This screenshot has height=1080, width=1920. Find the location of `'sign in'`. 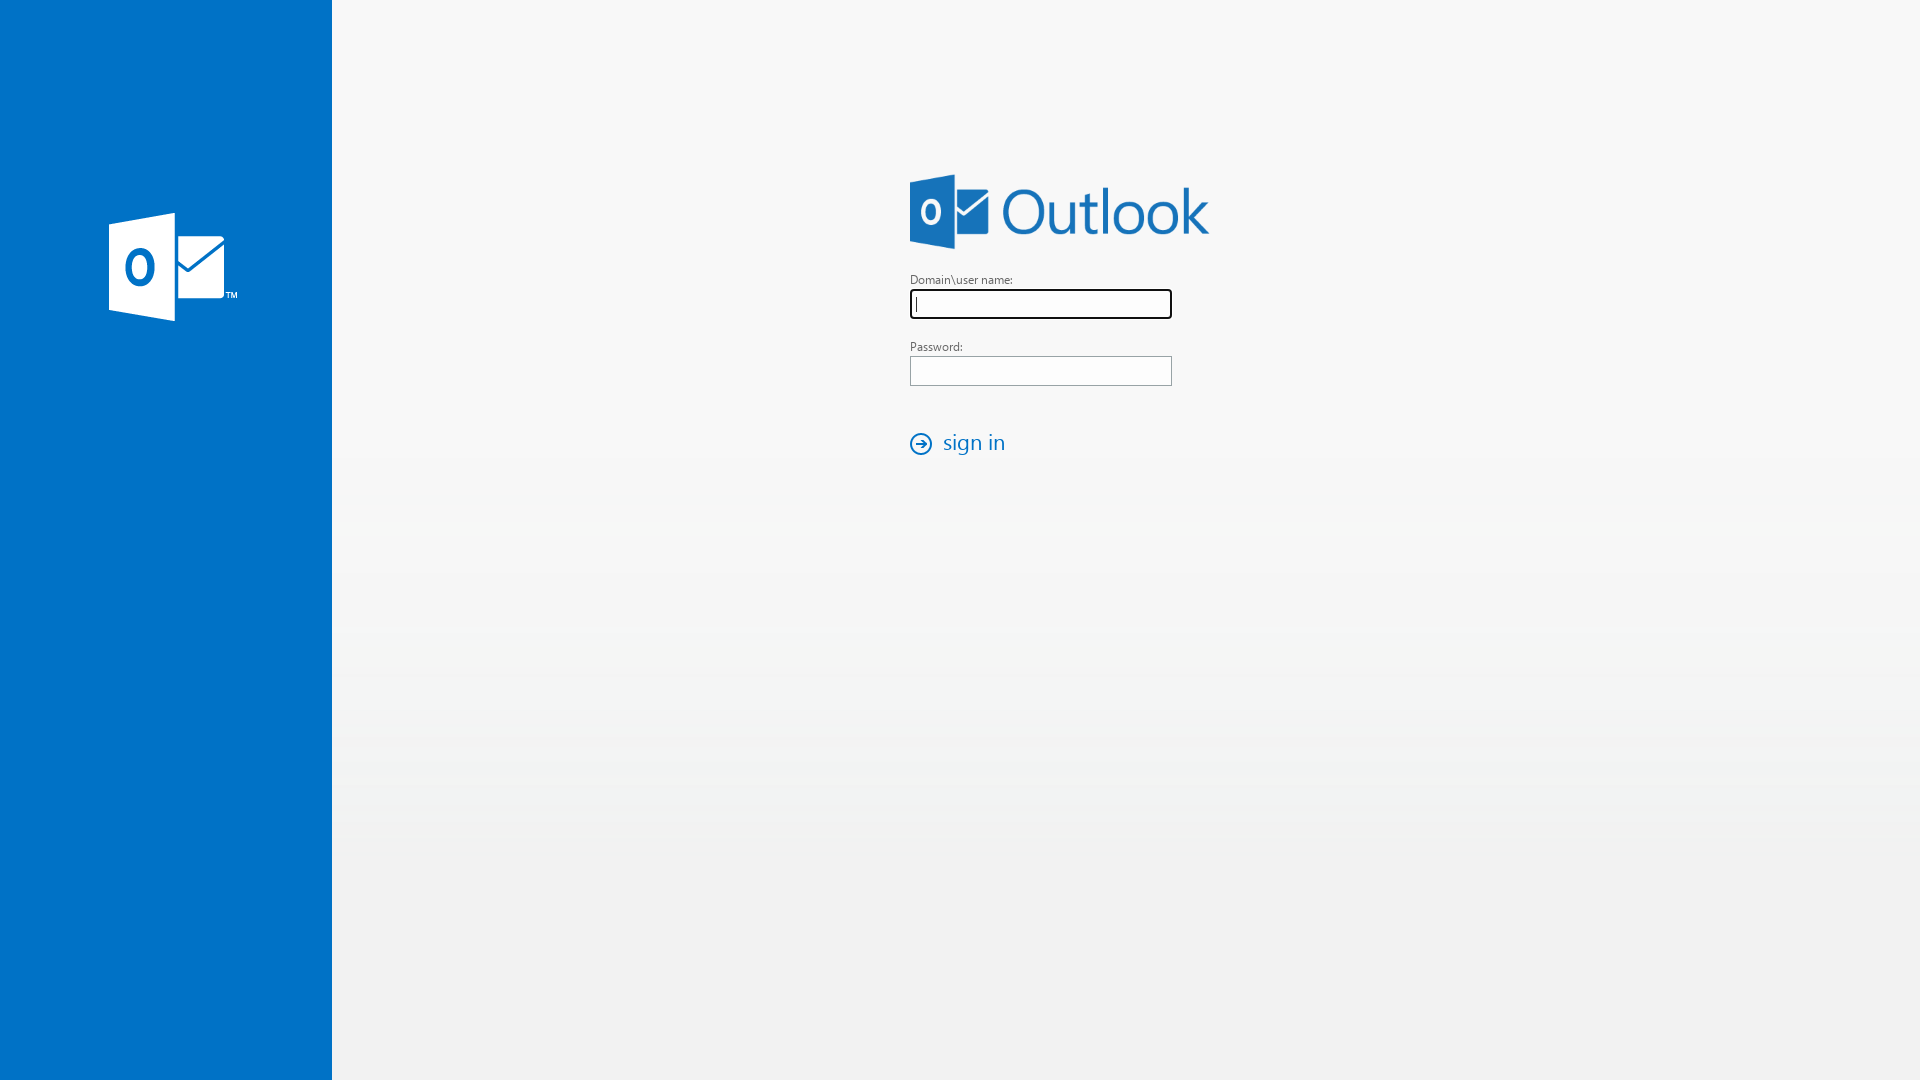

'sign in' is located at coordinates (901, 442).